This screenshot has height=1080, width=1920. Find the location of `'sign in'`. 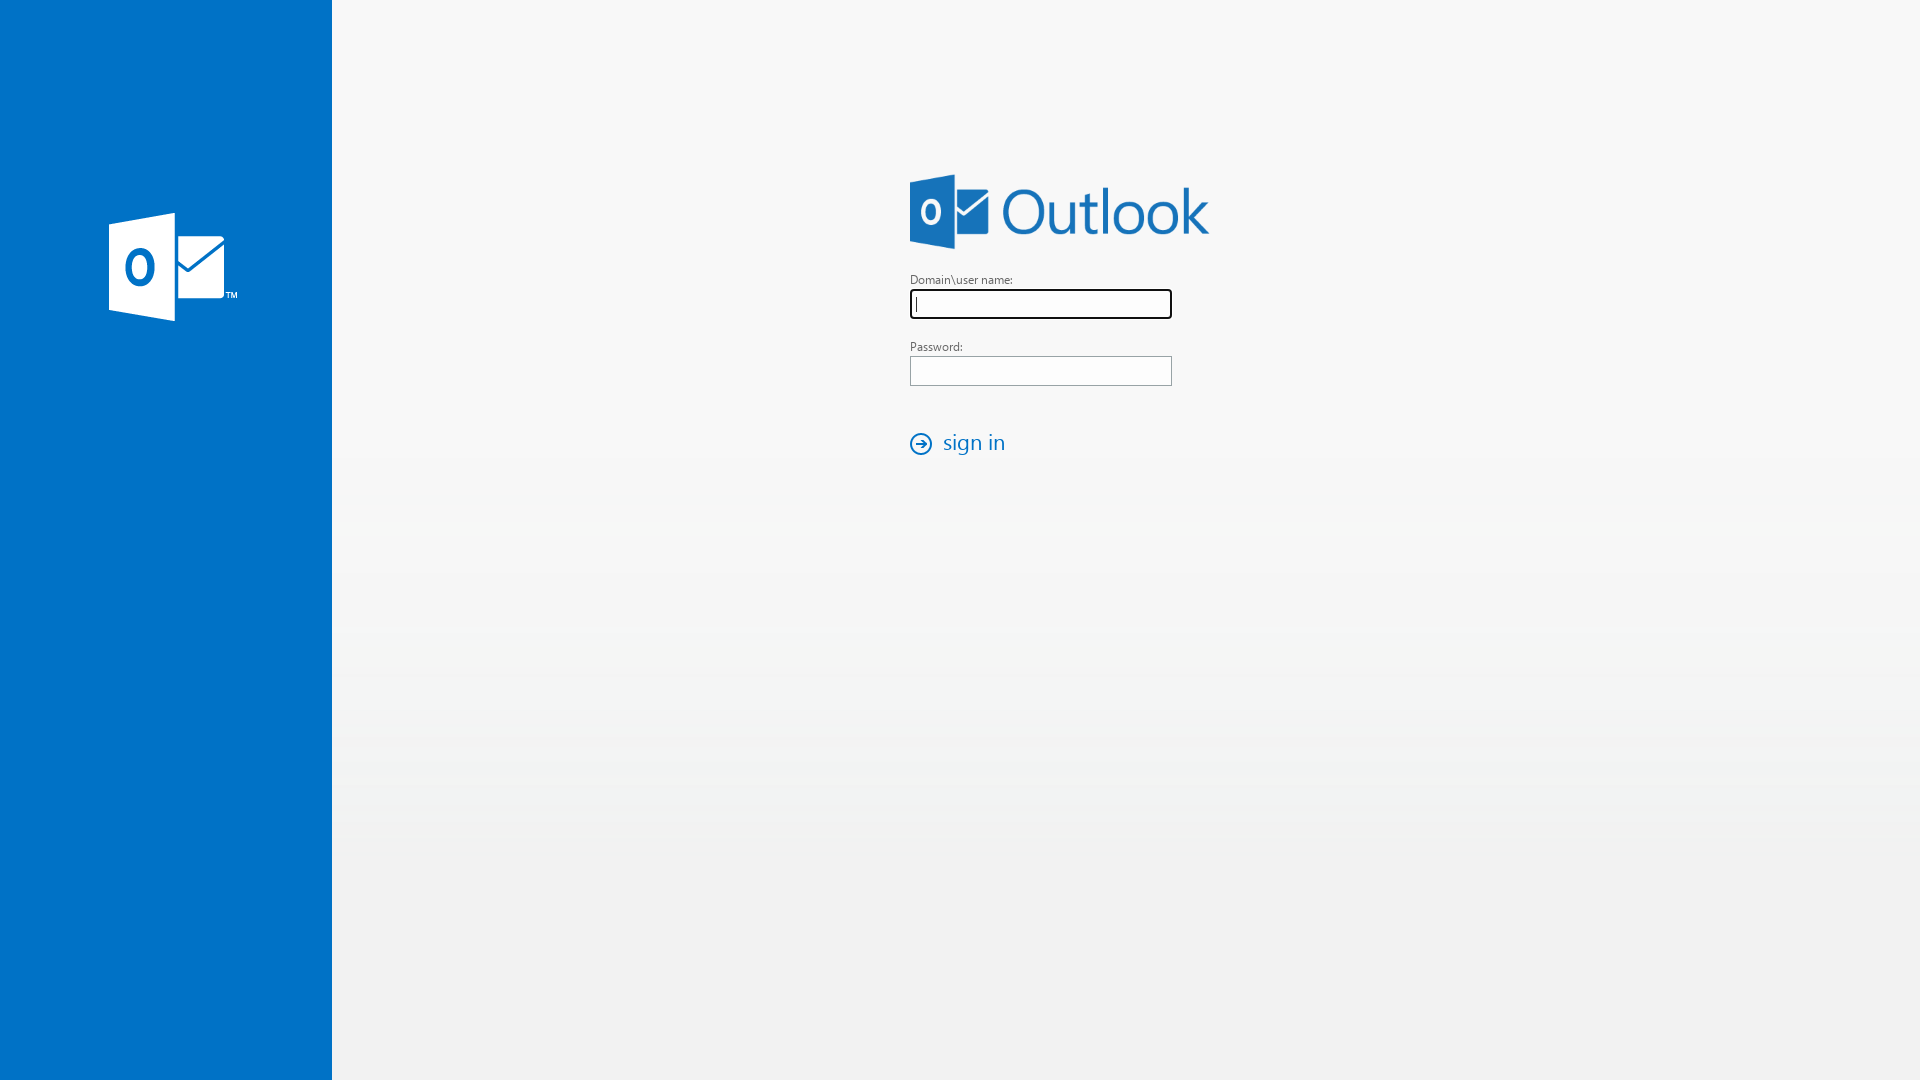

'sign in' is located at coordinates (901, 442).